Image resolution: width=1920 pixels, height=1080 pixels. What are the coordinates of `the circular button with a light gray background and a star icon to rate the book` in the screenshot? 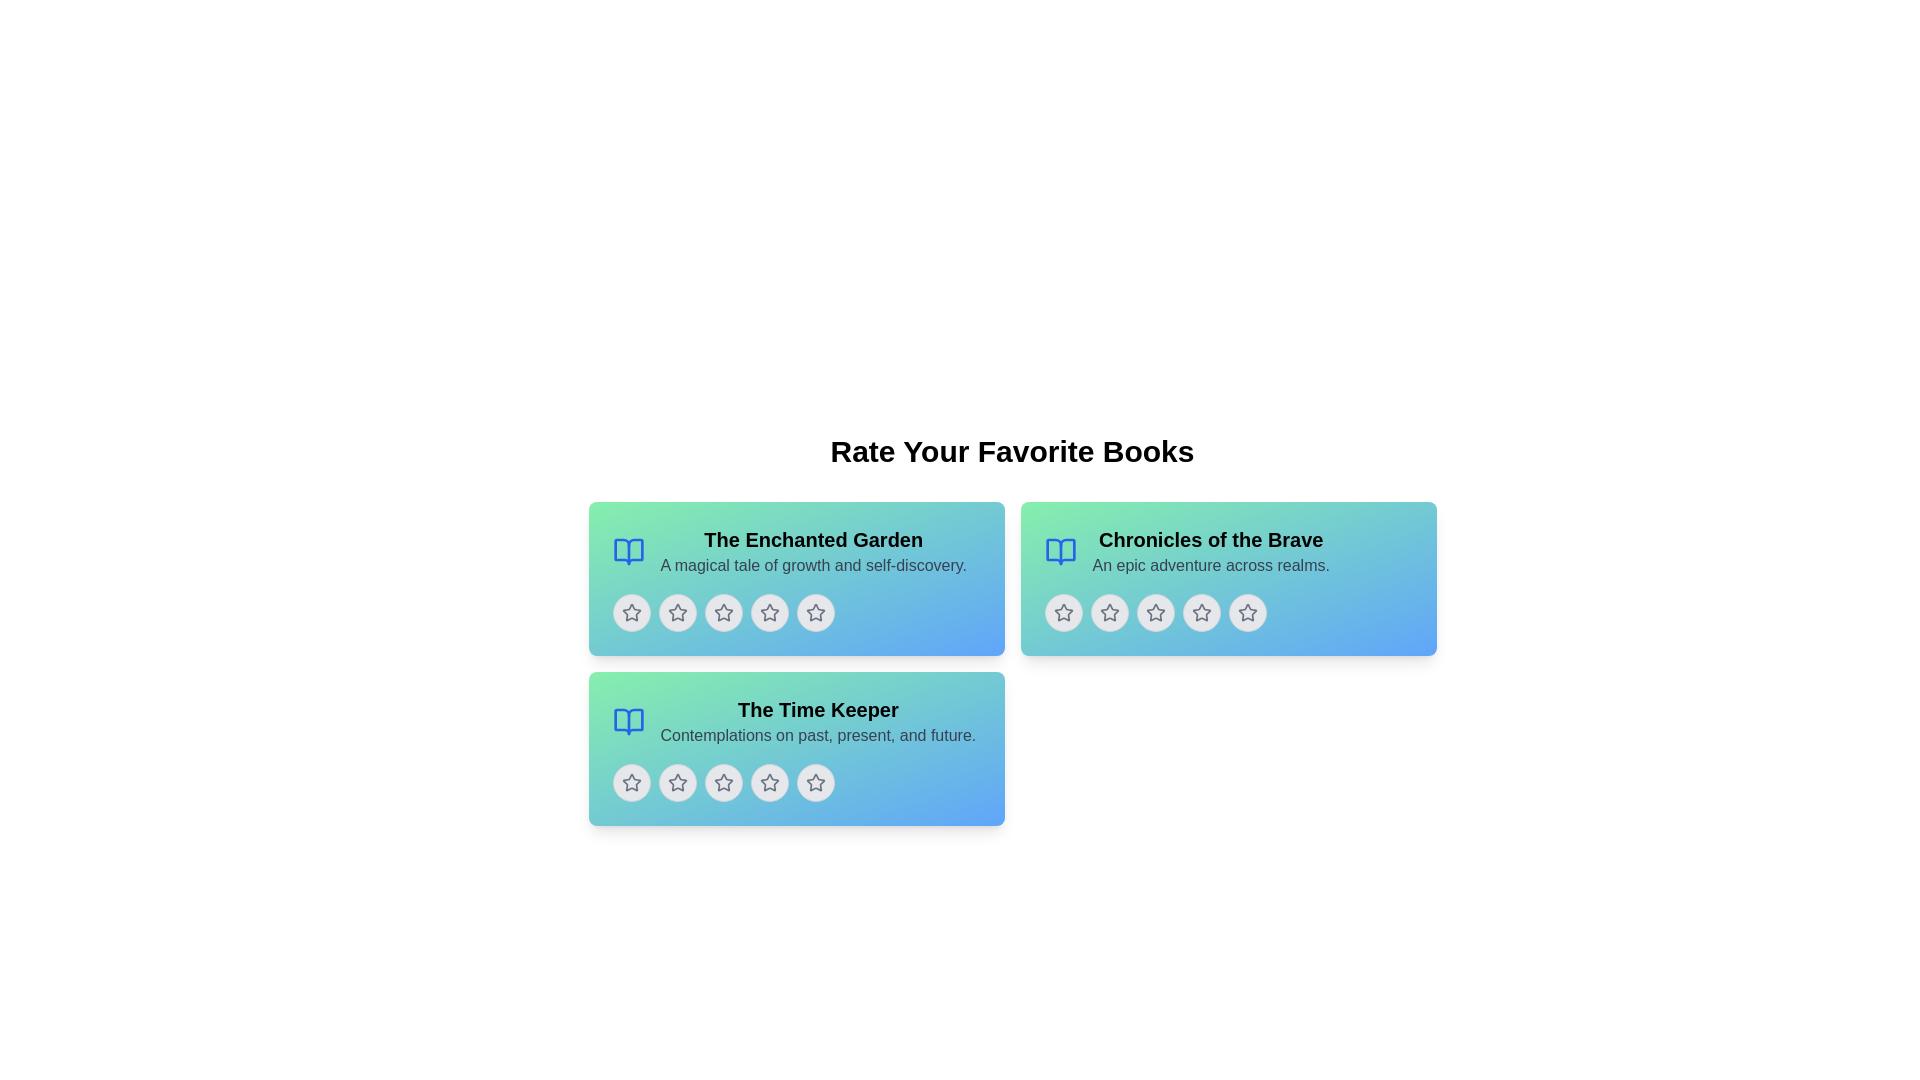 It's located at (815, 782).